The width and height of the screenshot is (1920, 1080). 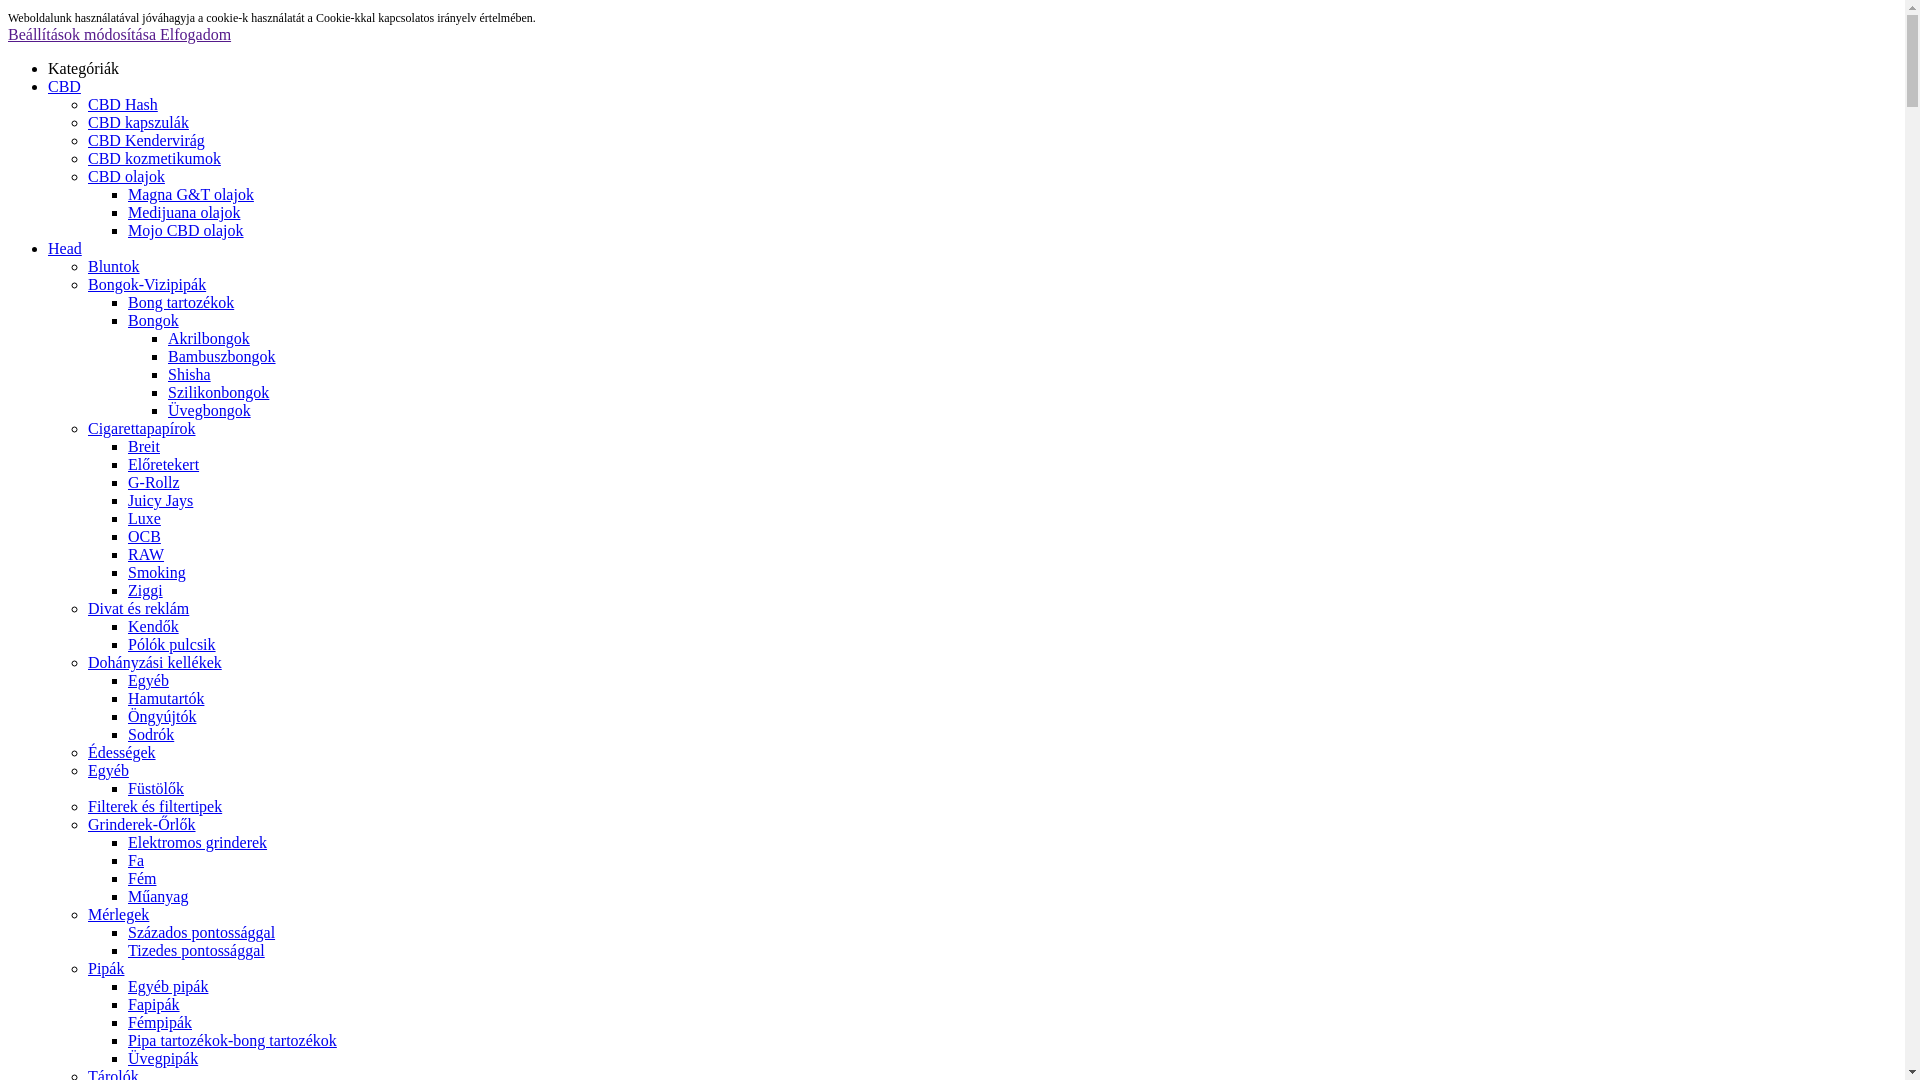 I want to click on 'Mojo CBD olajok', so click(x=186, y=229).